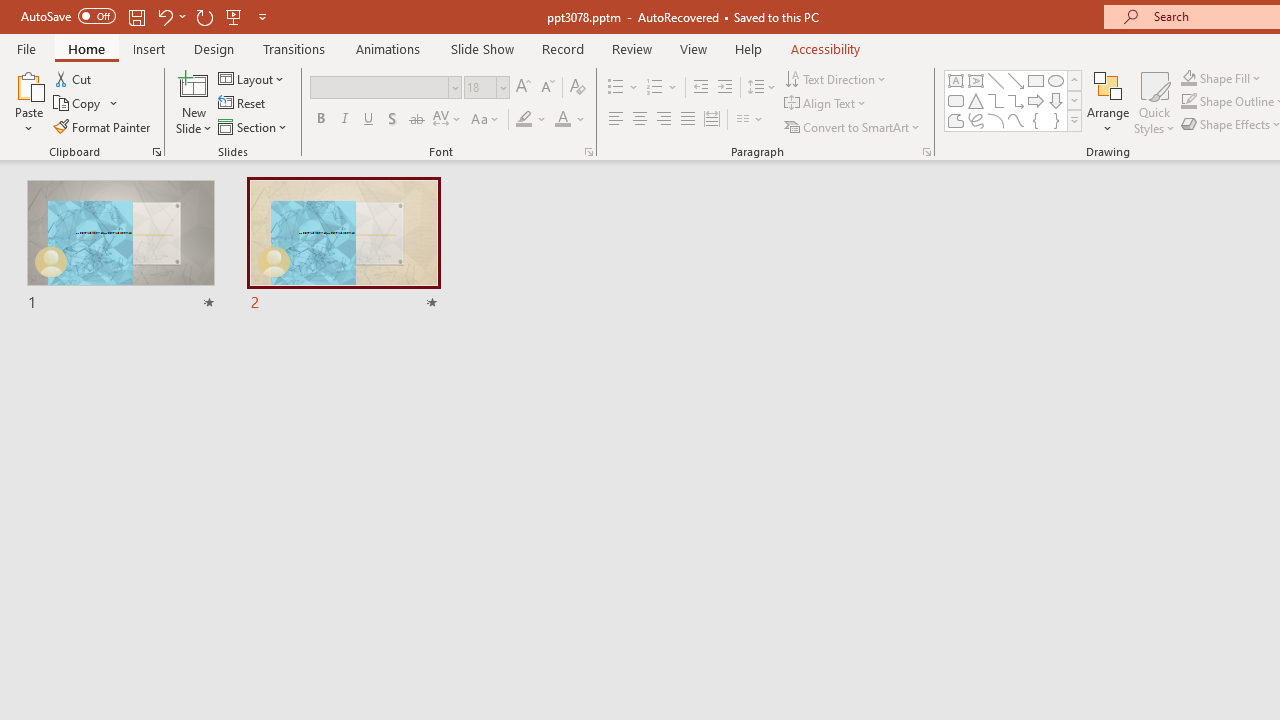  I want to click on 'Transitions', so click(294, 48).